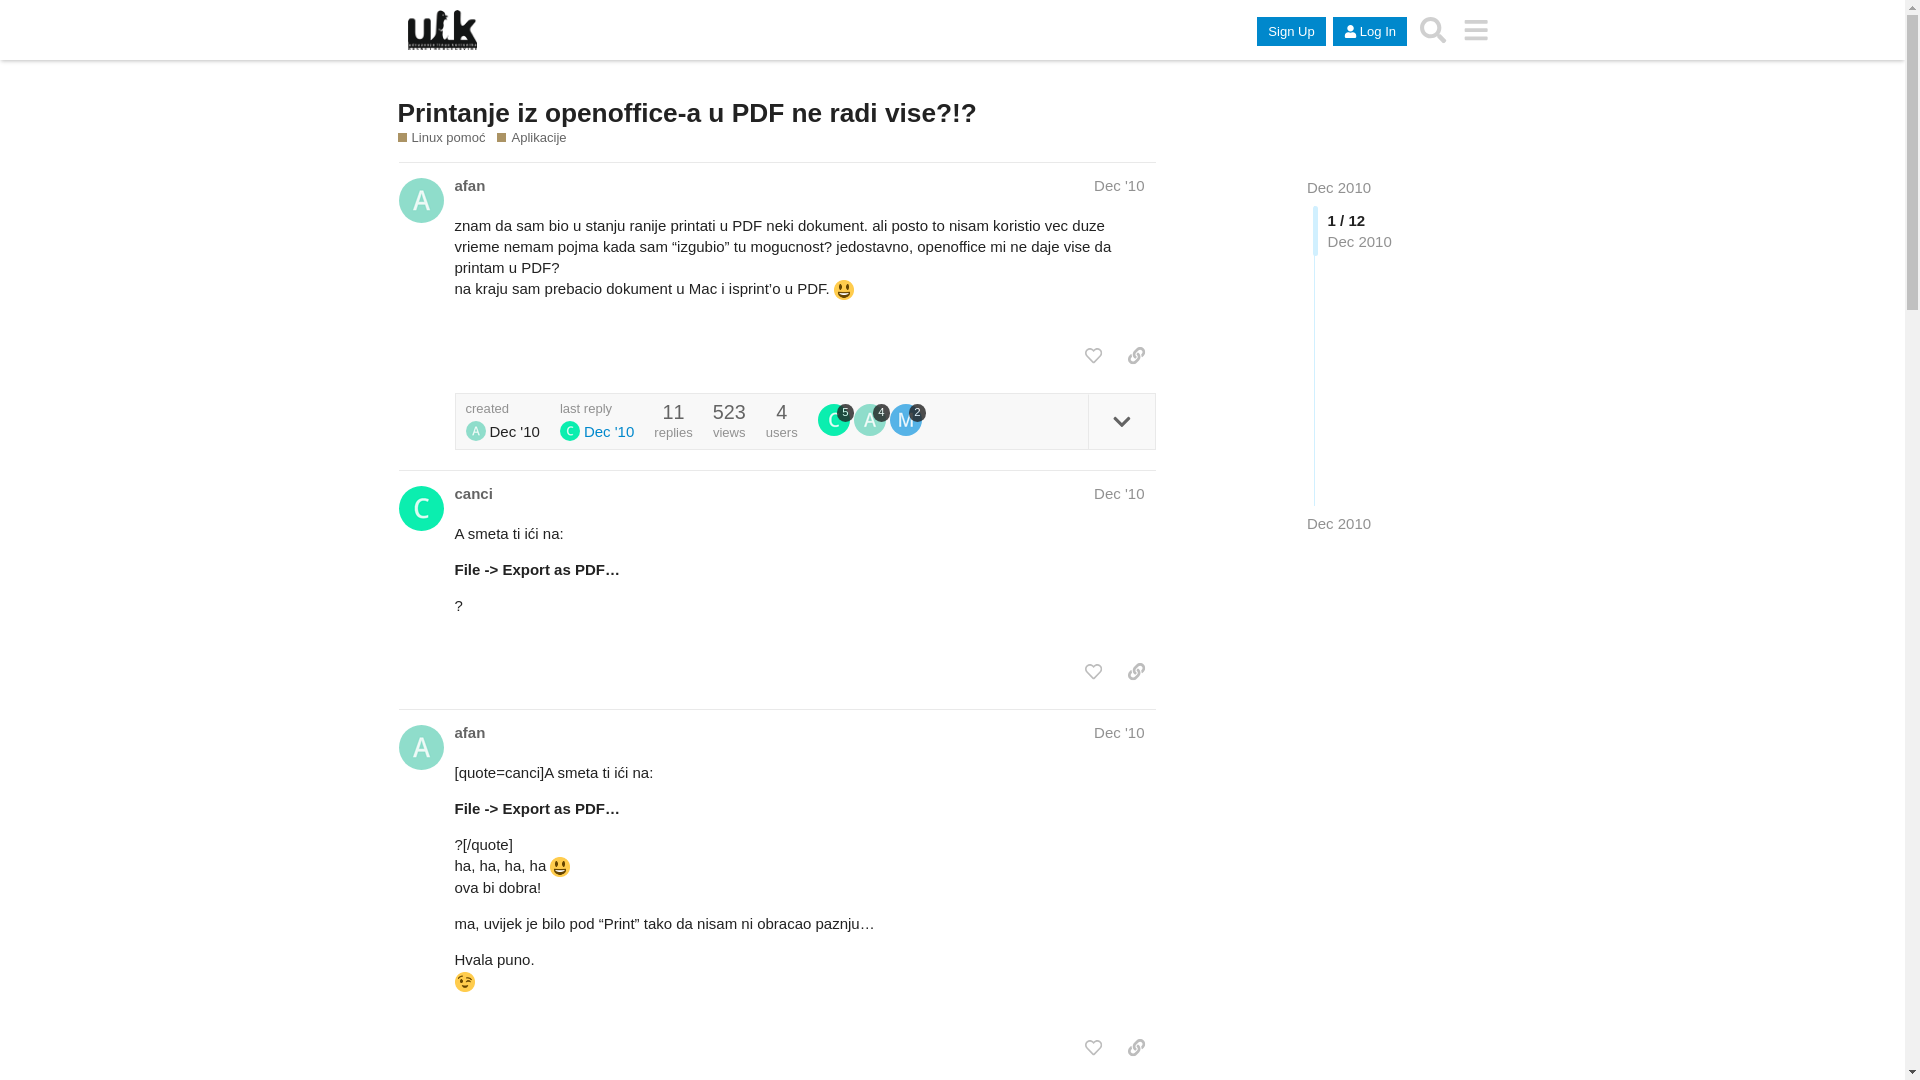  Describe the element at coordinates (595, 420) in the screenshot. I see `'last reply` at that location.